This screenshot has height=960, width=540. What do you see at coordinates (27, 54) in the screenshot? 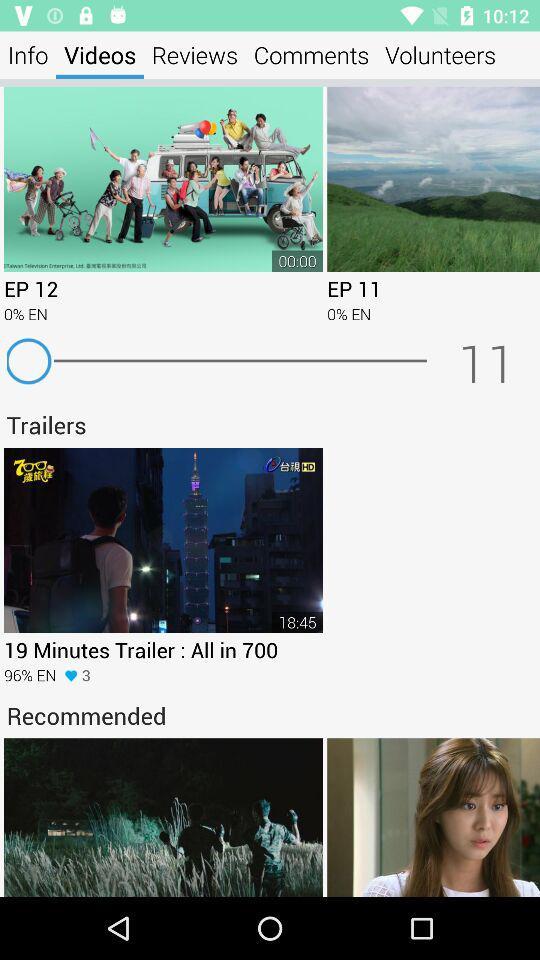
I see `the icon next to videos icon` at bounding box center [27, 54].